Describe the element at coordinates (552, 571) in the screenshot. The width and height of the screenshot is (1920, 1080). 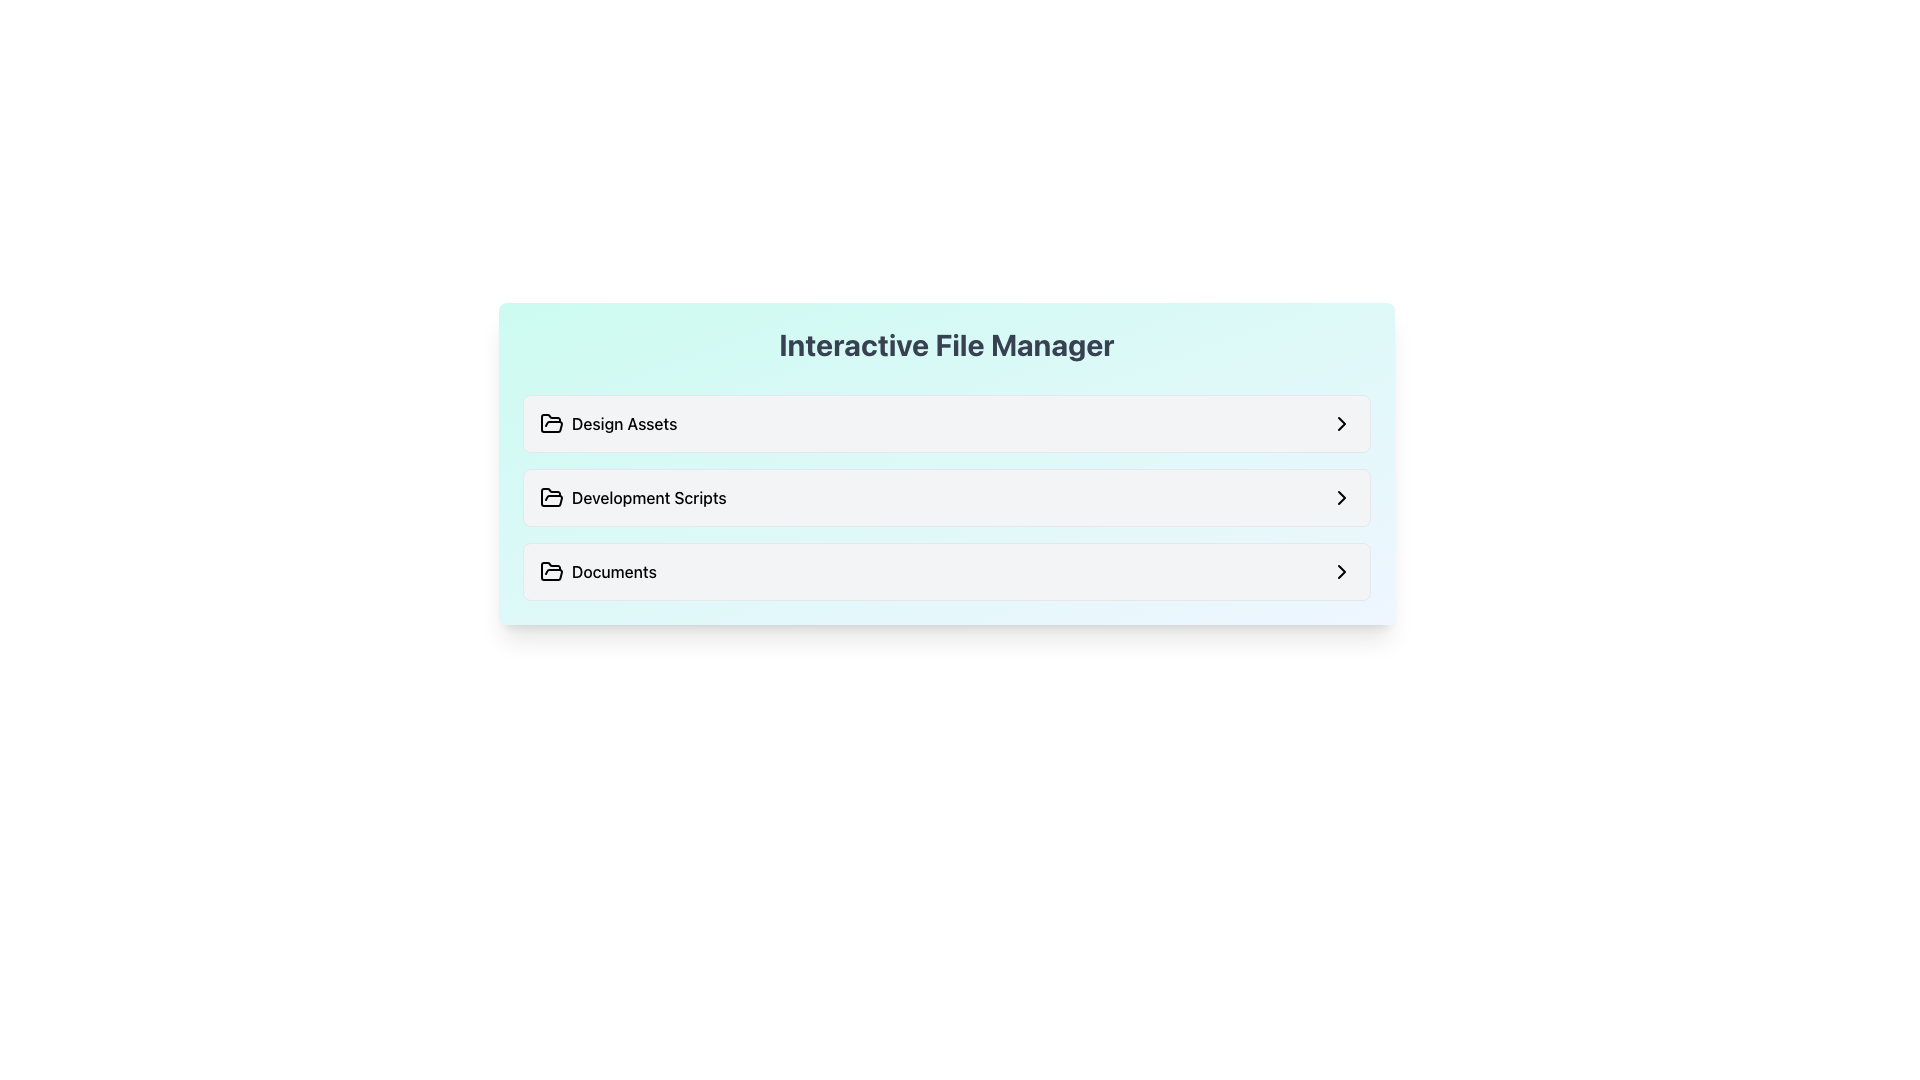
I see `the folder icon, which is a stylized outline of a folder located to the left of the 'Documents' label in the Interactive File Manager` at that location.